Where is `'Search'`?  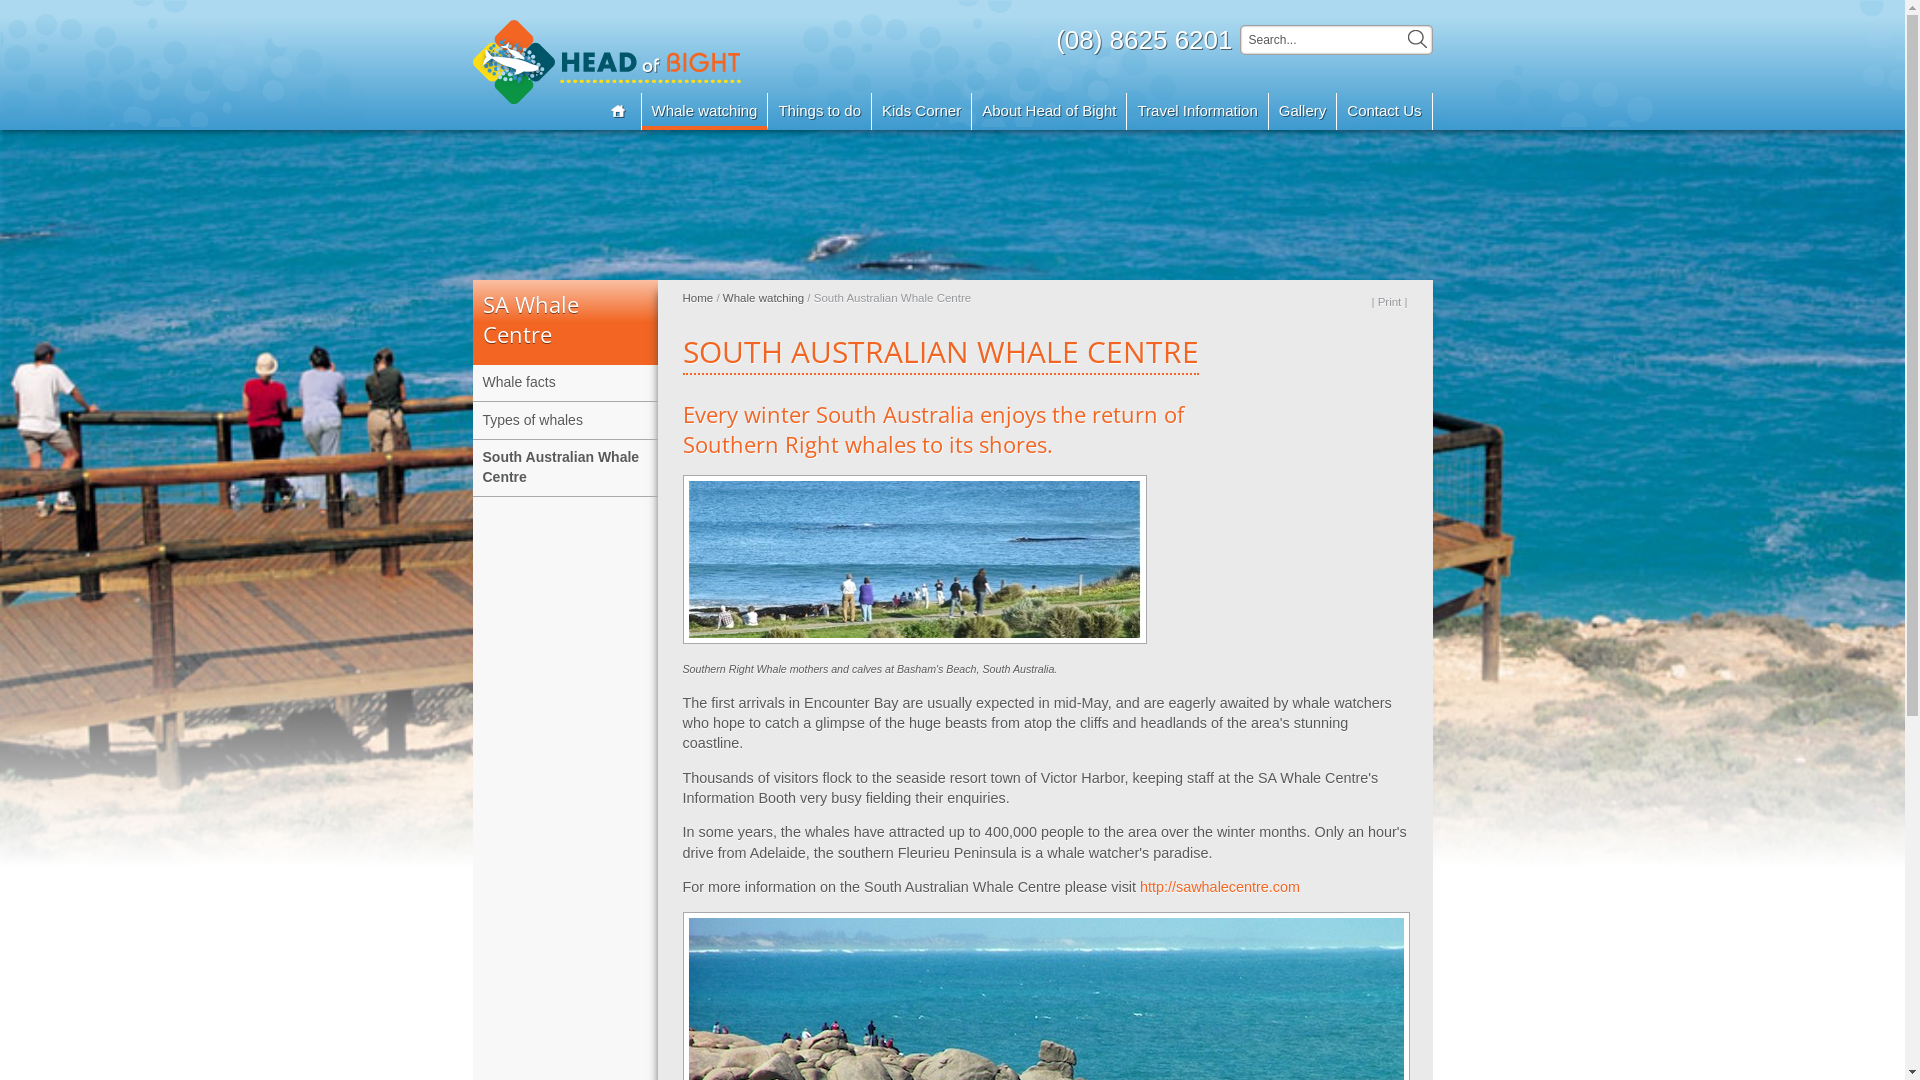 'Search' is located at coordinates (1415, 39).